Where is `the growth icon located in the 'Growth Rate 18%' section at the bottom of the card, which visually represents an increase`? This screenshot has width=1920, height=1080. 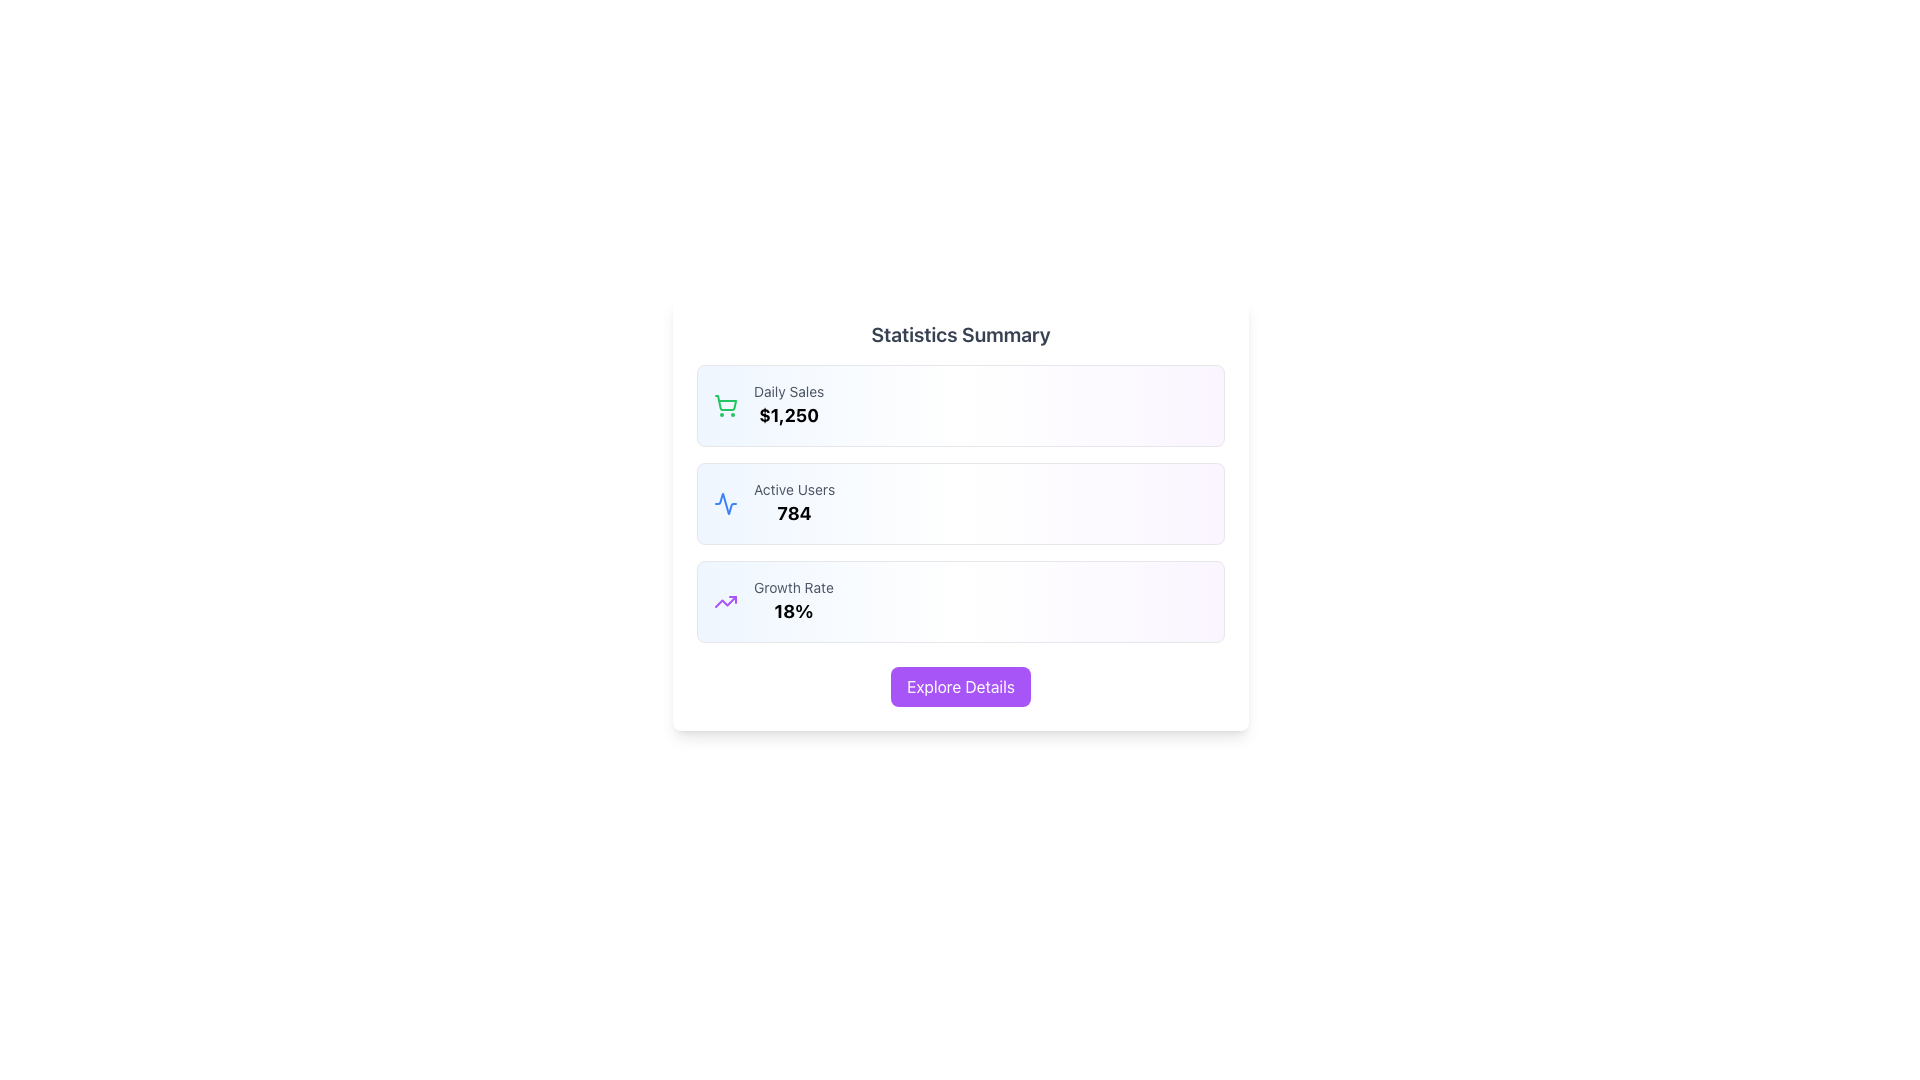 the growth icon located in the 'Growth Rate 18%' section at the bottom of the card, which visually represents an increase is located at coordinates (724, 600).